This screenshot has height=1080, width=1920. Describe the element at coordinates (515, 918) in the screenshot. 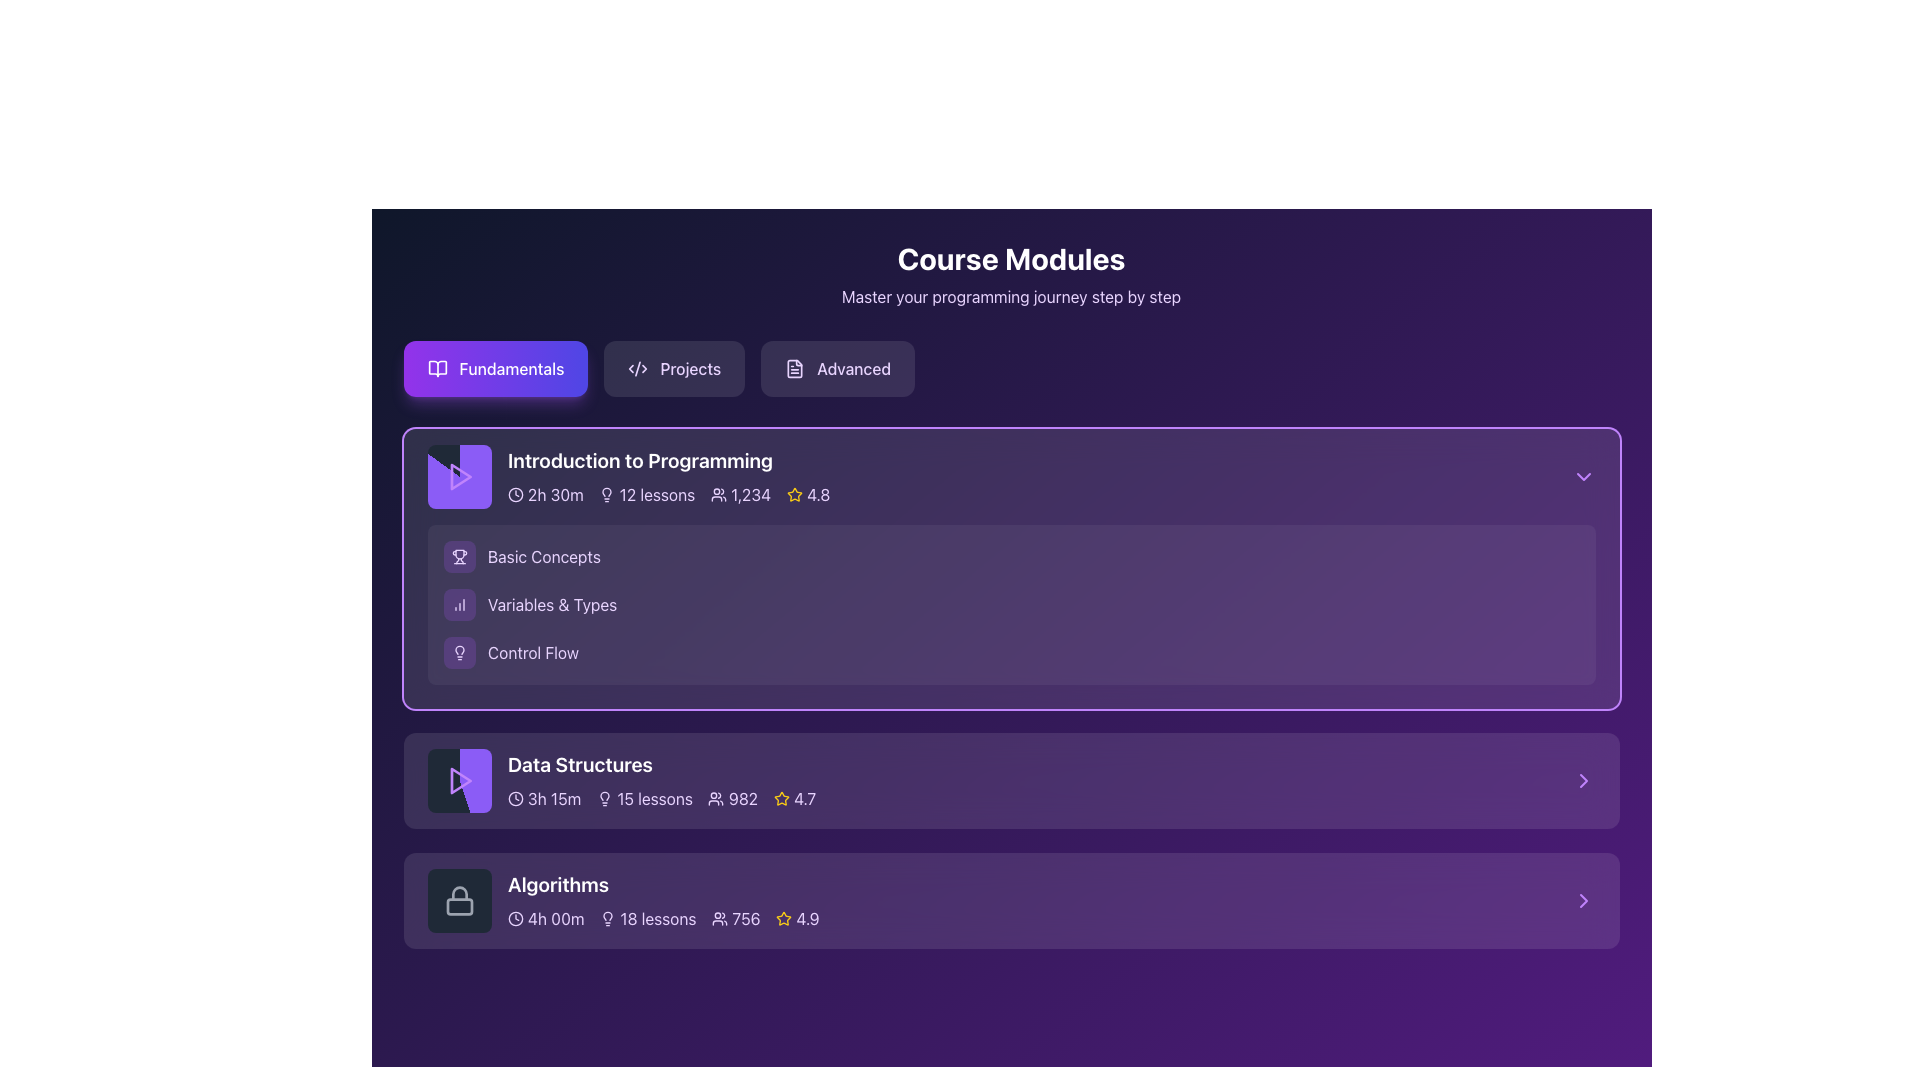

I see `the clock icon with a circular outline and two hands, located to the left of the '4h 00m' text in the 'Algorithms' section` at that location.